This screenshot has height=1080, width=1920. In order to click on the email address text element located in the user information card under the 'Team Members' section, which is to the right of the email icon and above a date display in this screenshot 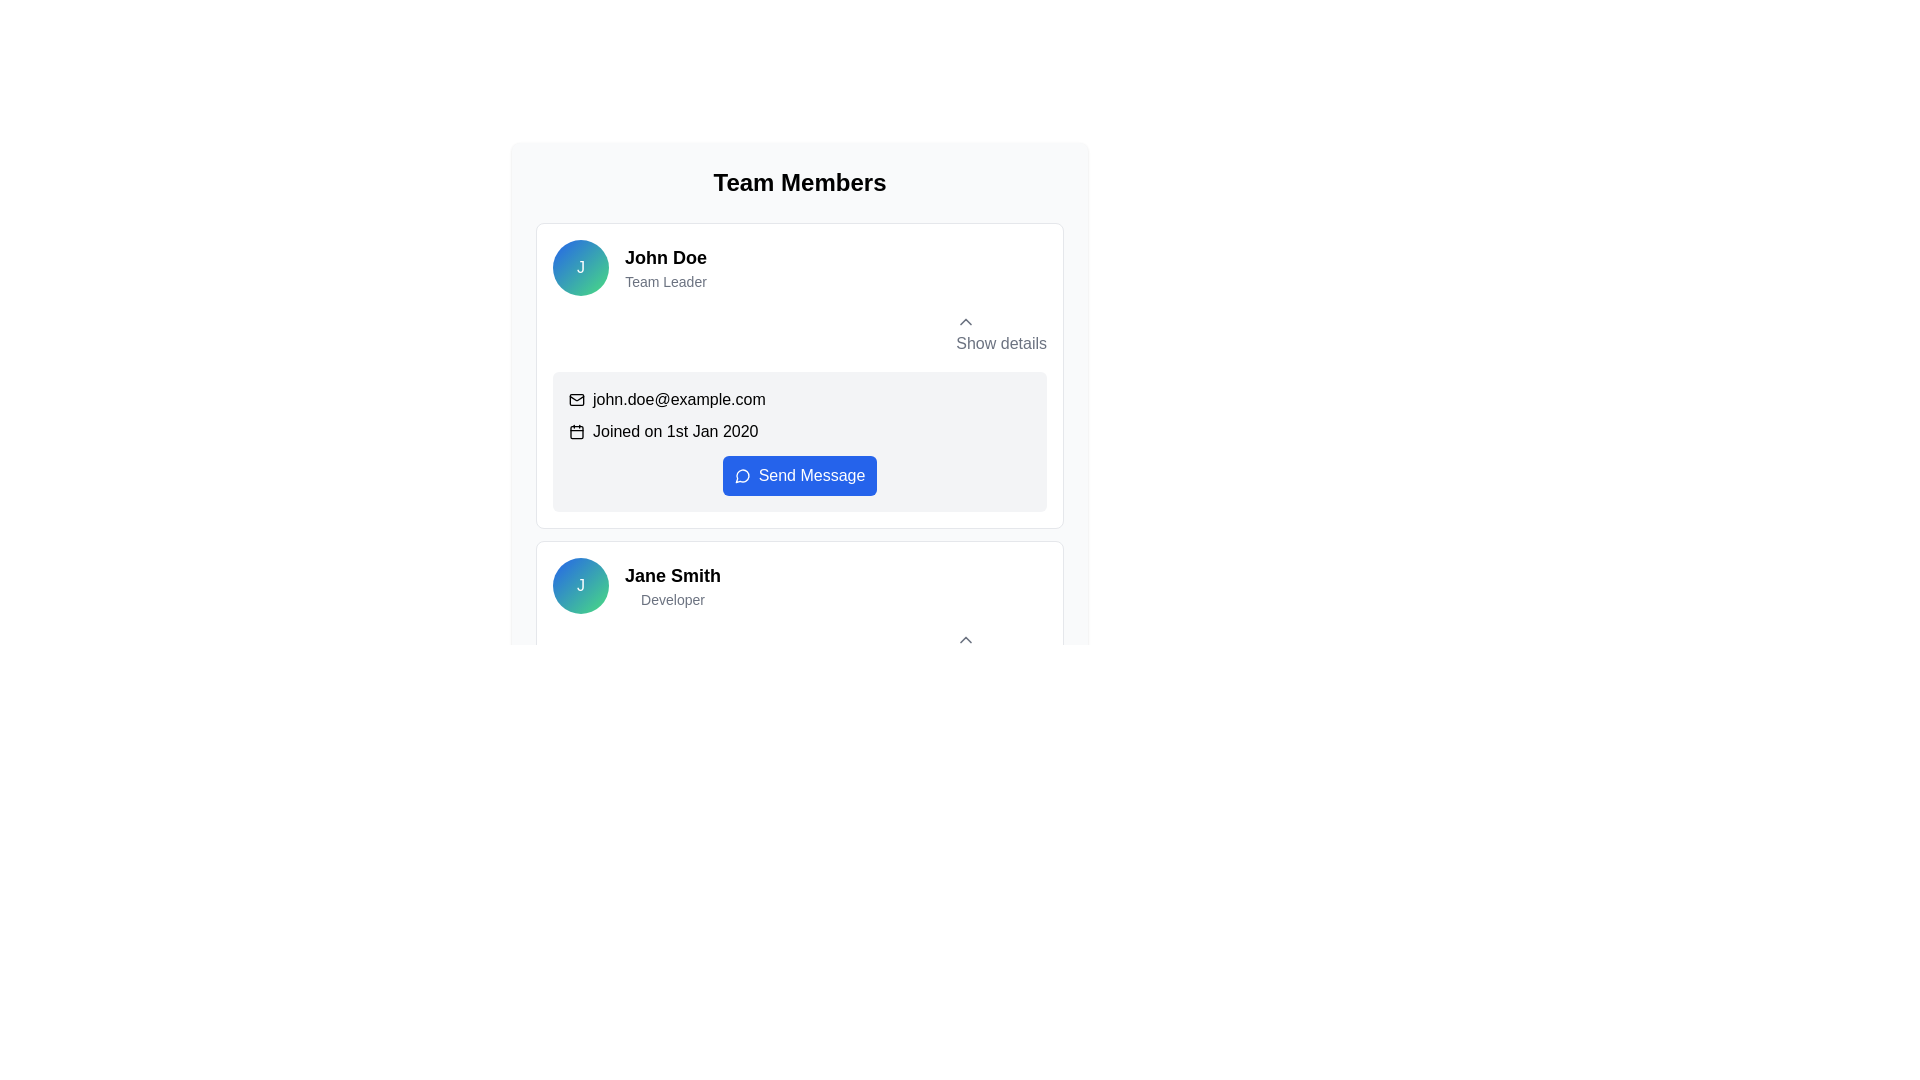, I will do `click(679, 400)`.